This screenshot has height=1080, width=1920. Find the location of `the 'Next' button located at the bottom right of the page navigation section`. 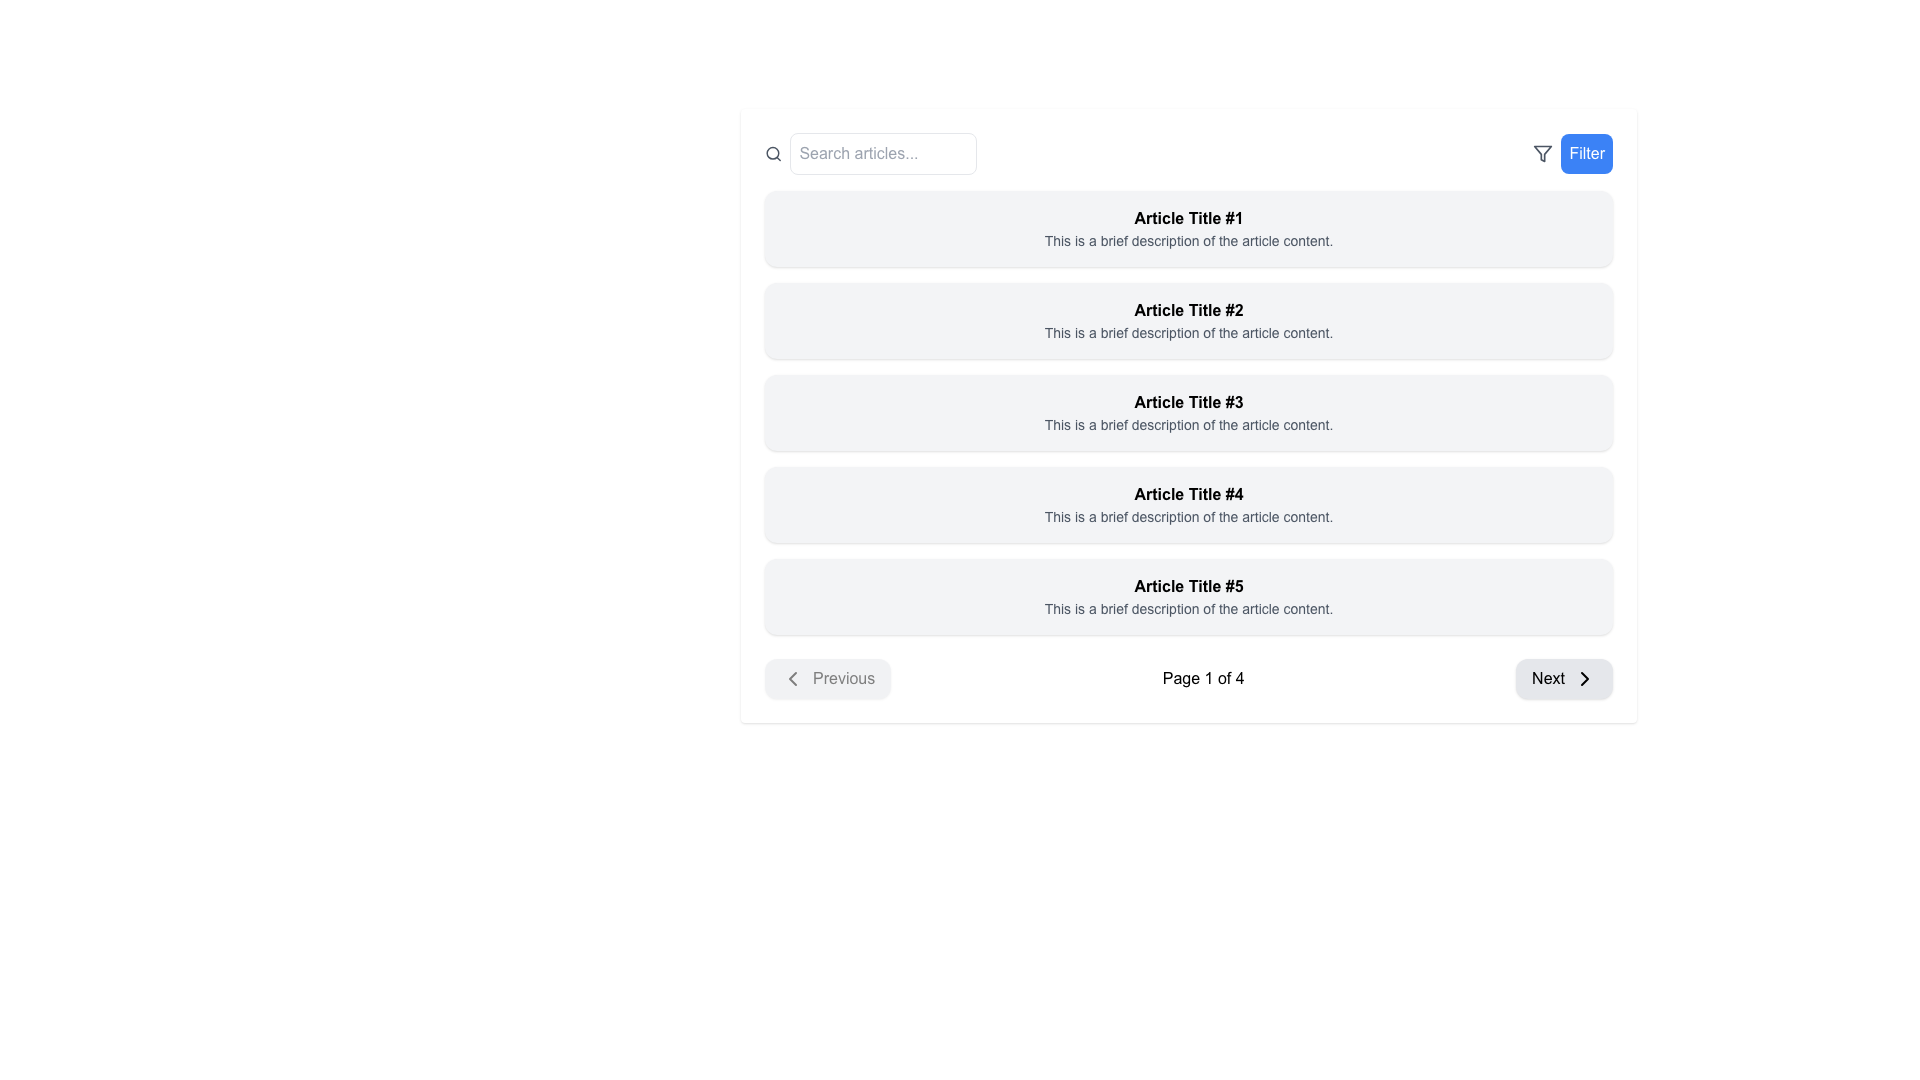

the 'Next' button located at the bottom right of the page navigation section is located at coordinates (1563, 677).